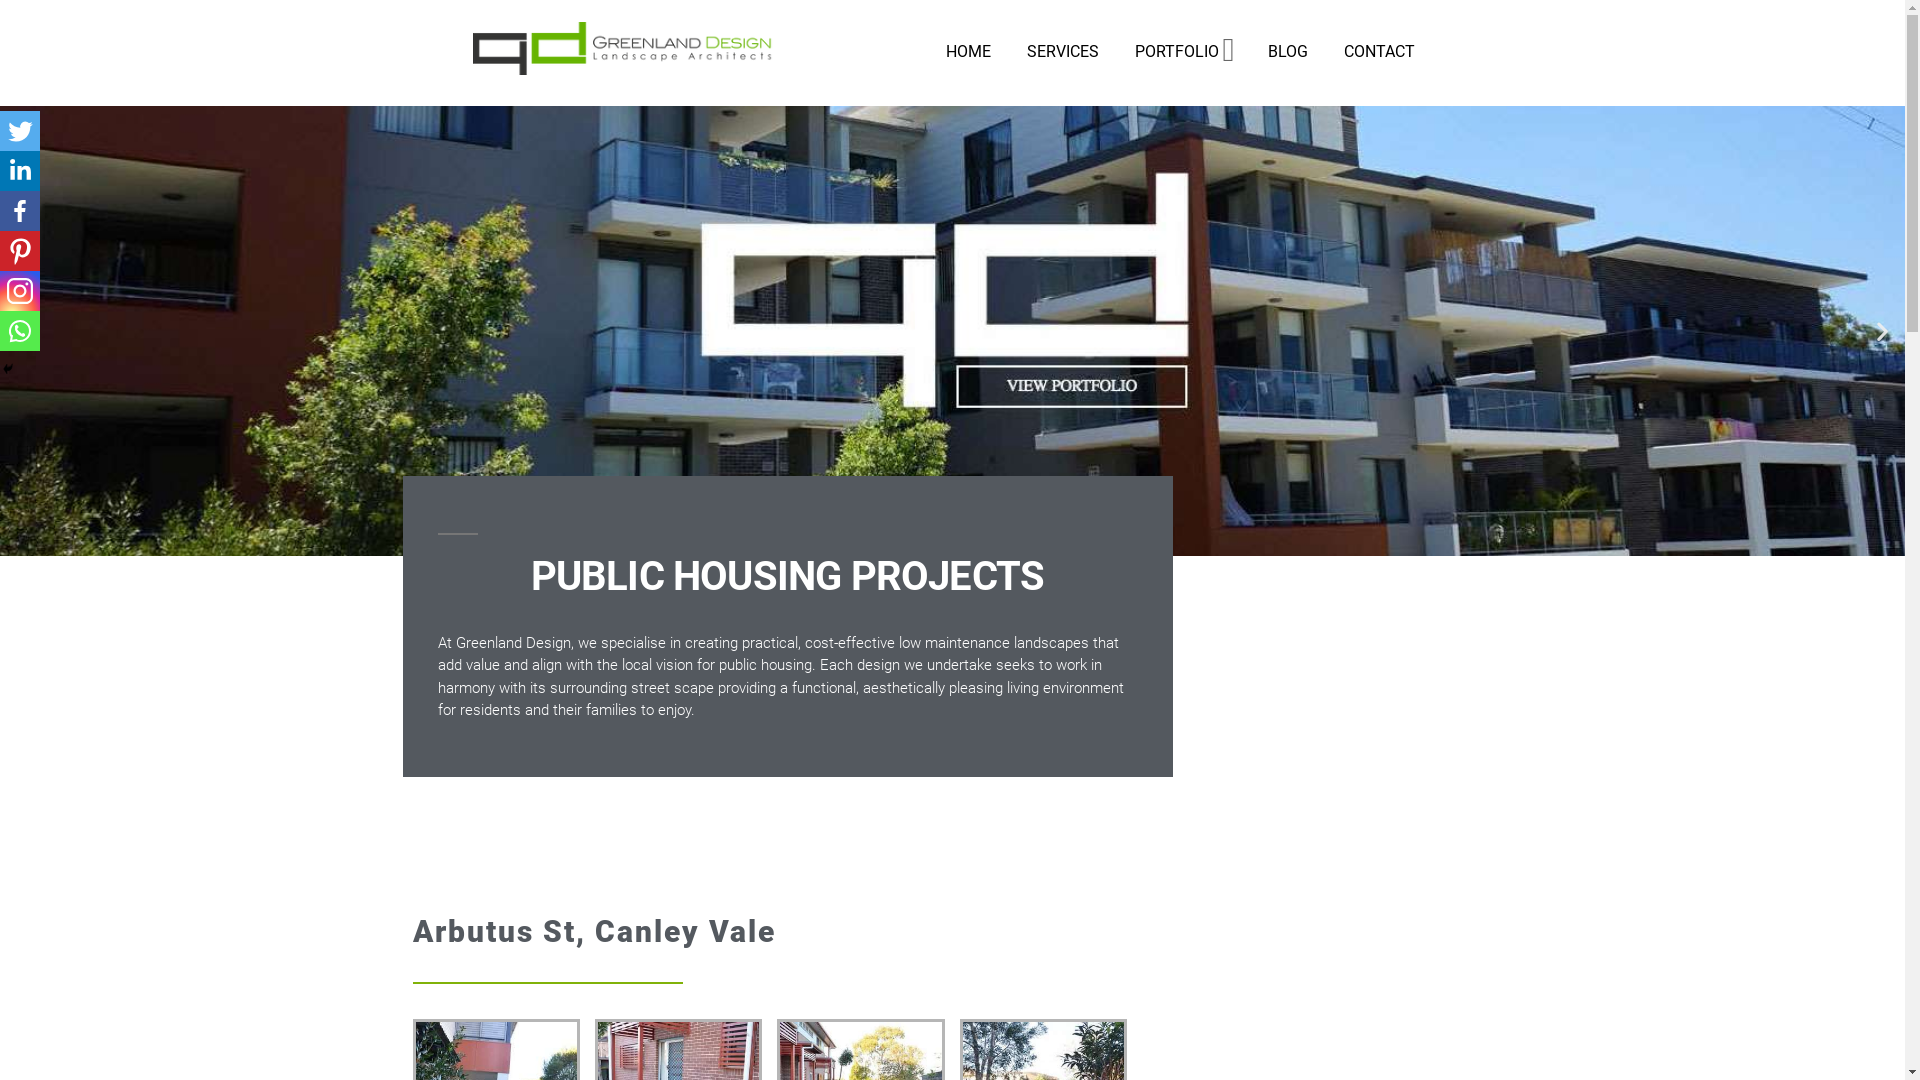  Describe the element at coordinates (19, 290) in the screenshot. I see `'Instagram'` at that location.